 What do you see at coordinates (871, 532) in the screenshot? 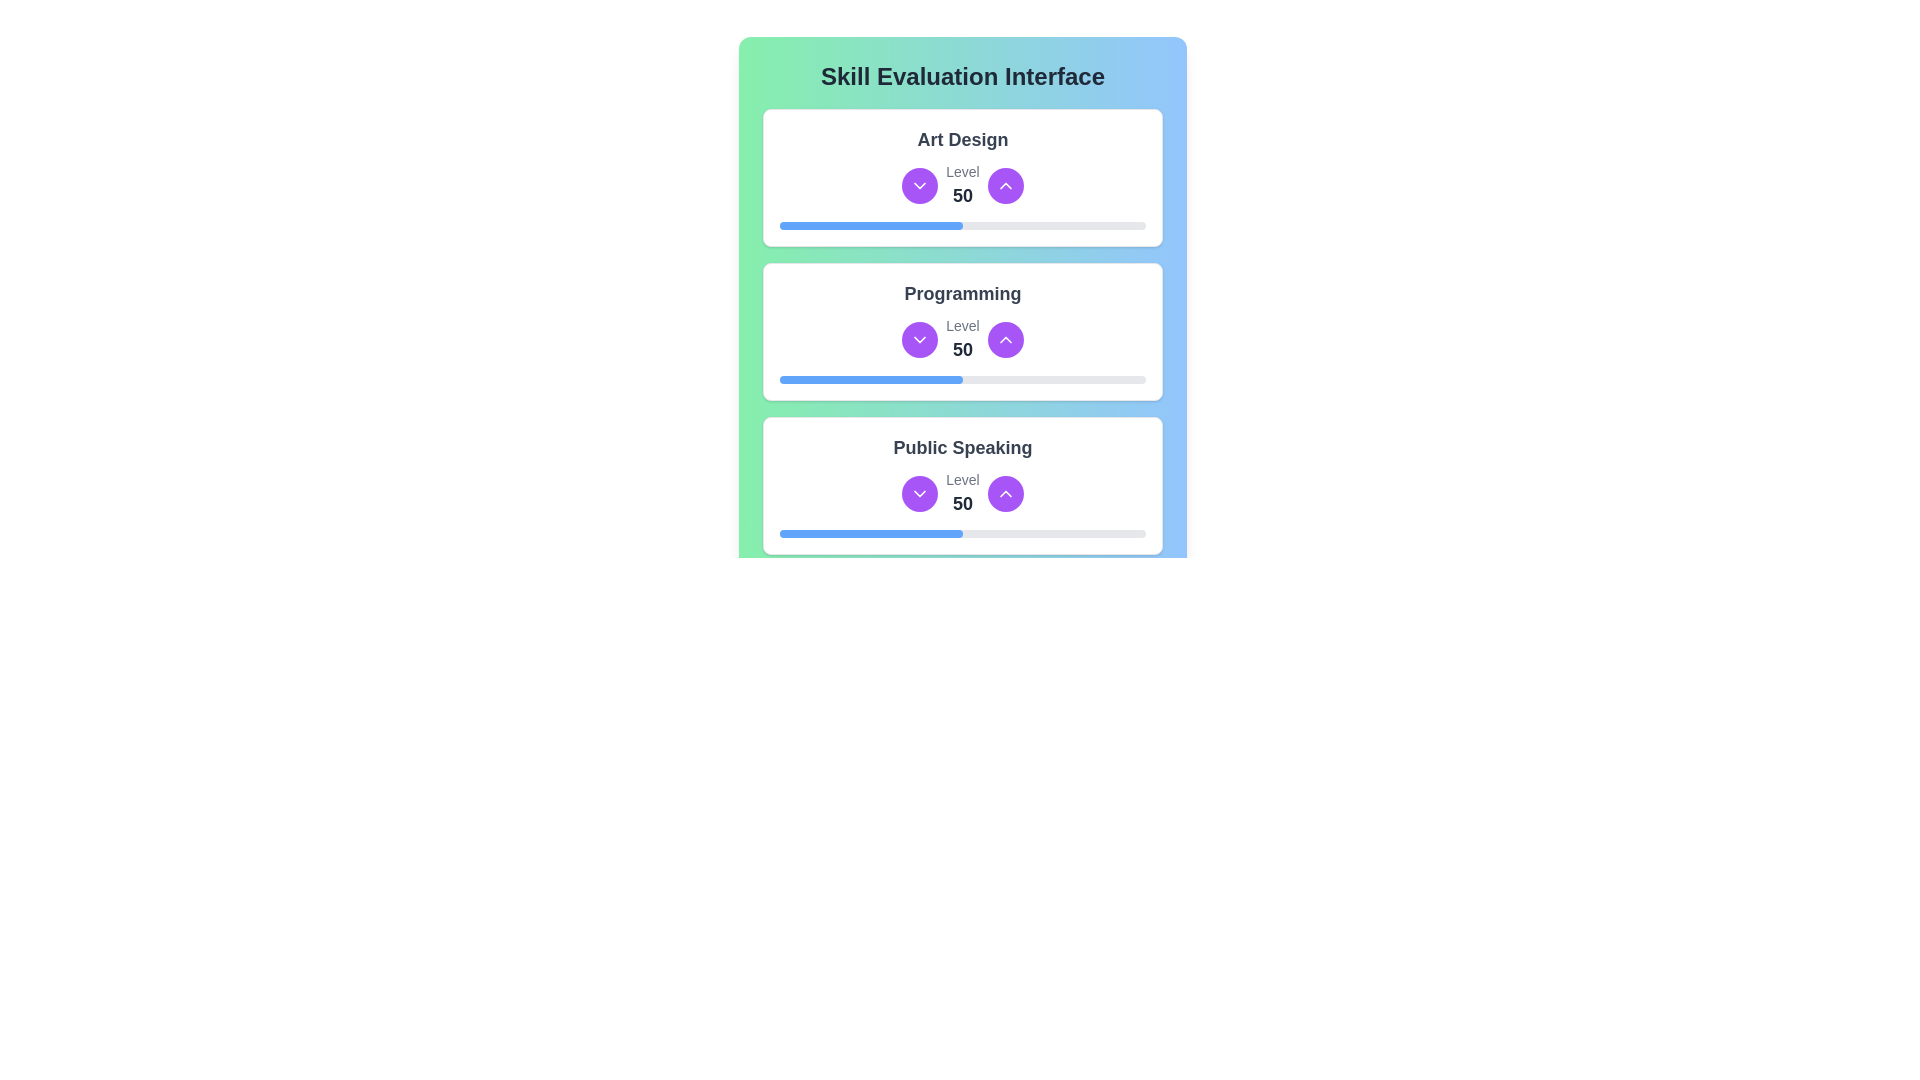
I see `the slider value` at bounding box center [871, 532].